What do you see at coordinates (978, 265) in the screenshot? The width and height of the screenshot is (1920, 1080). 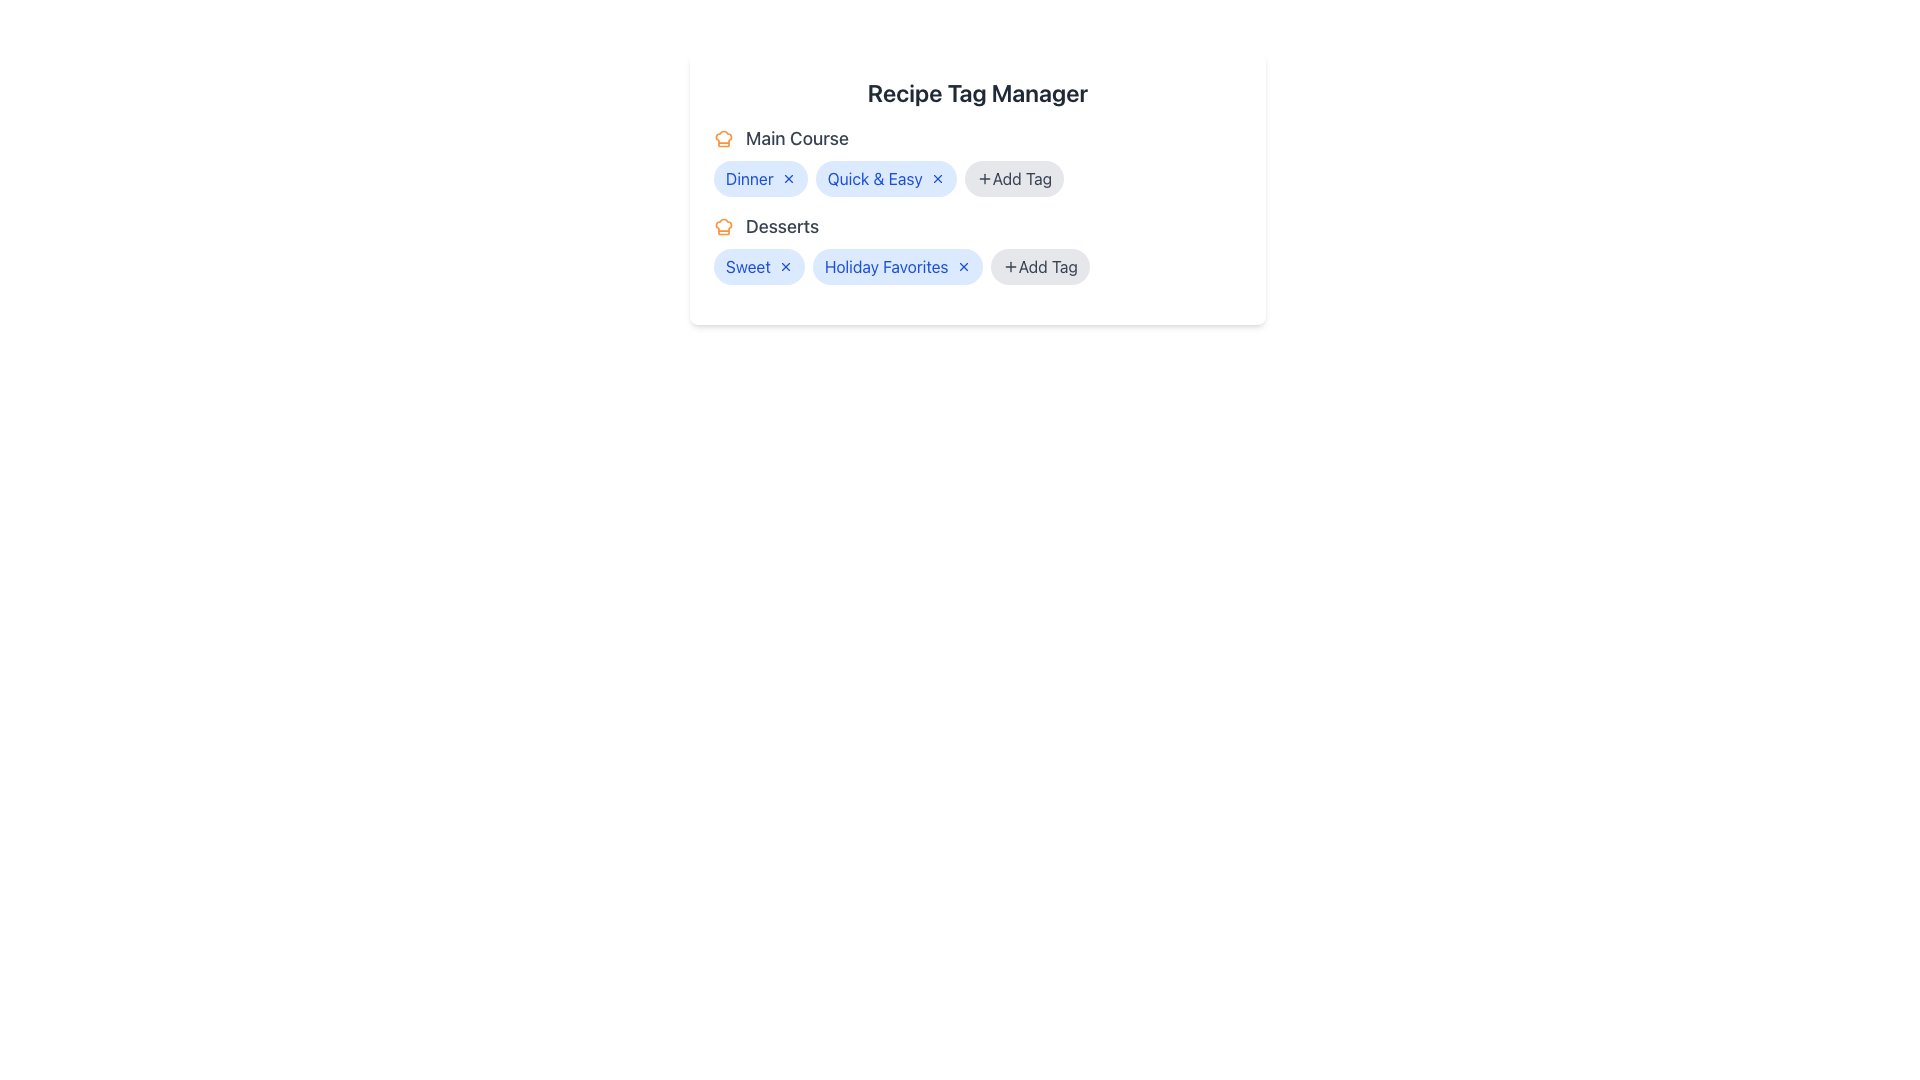 I see `the 'Sweet' and 'Holiday Favorites' tags in the 'Desserts' category section` at bounding box center [978, 265].